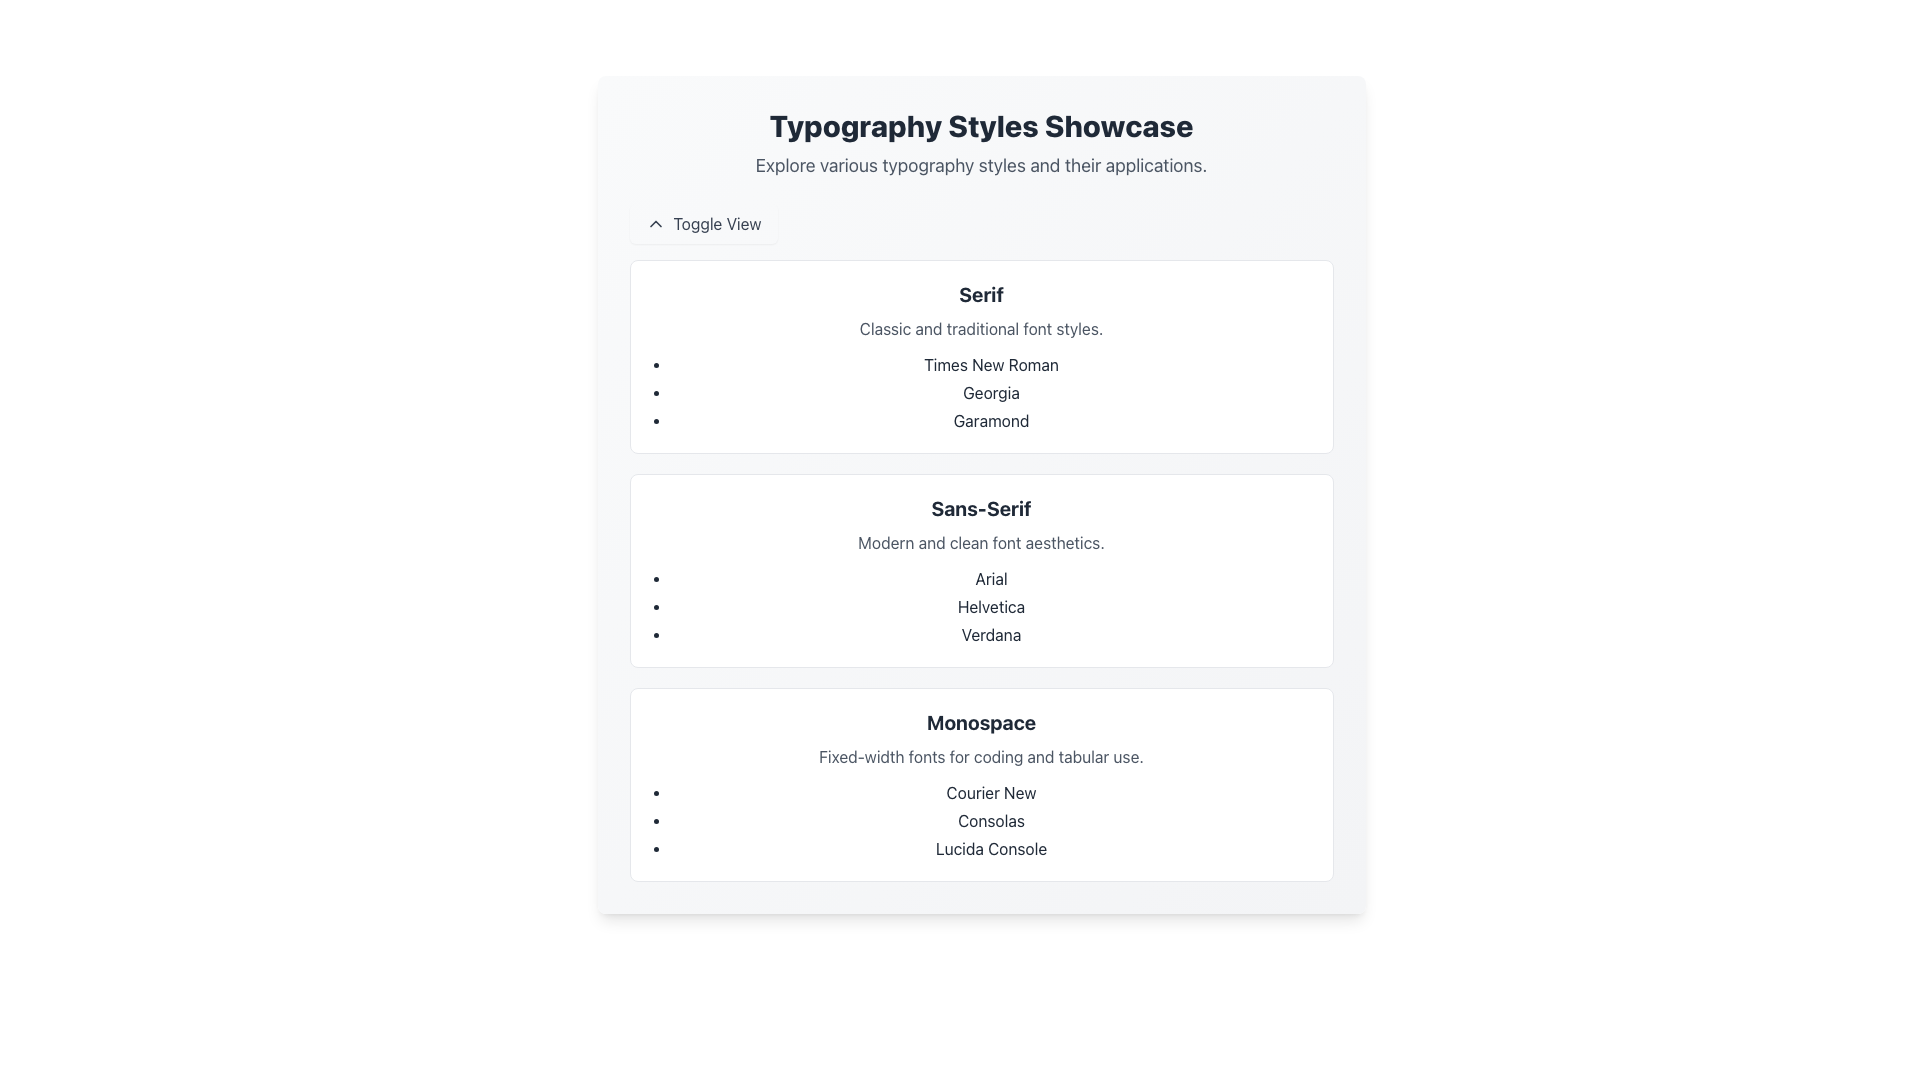 The image size is (1920, 1080). What do you see at coordinates (991, 821) in the screenshot?
I see `the text label displaying 'Consolas', which is the second item in the vertical list of font names under the 'Monospace' section` at bounding box center [991, 821].